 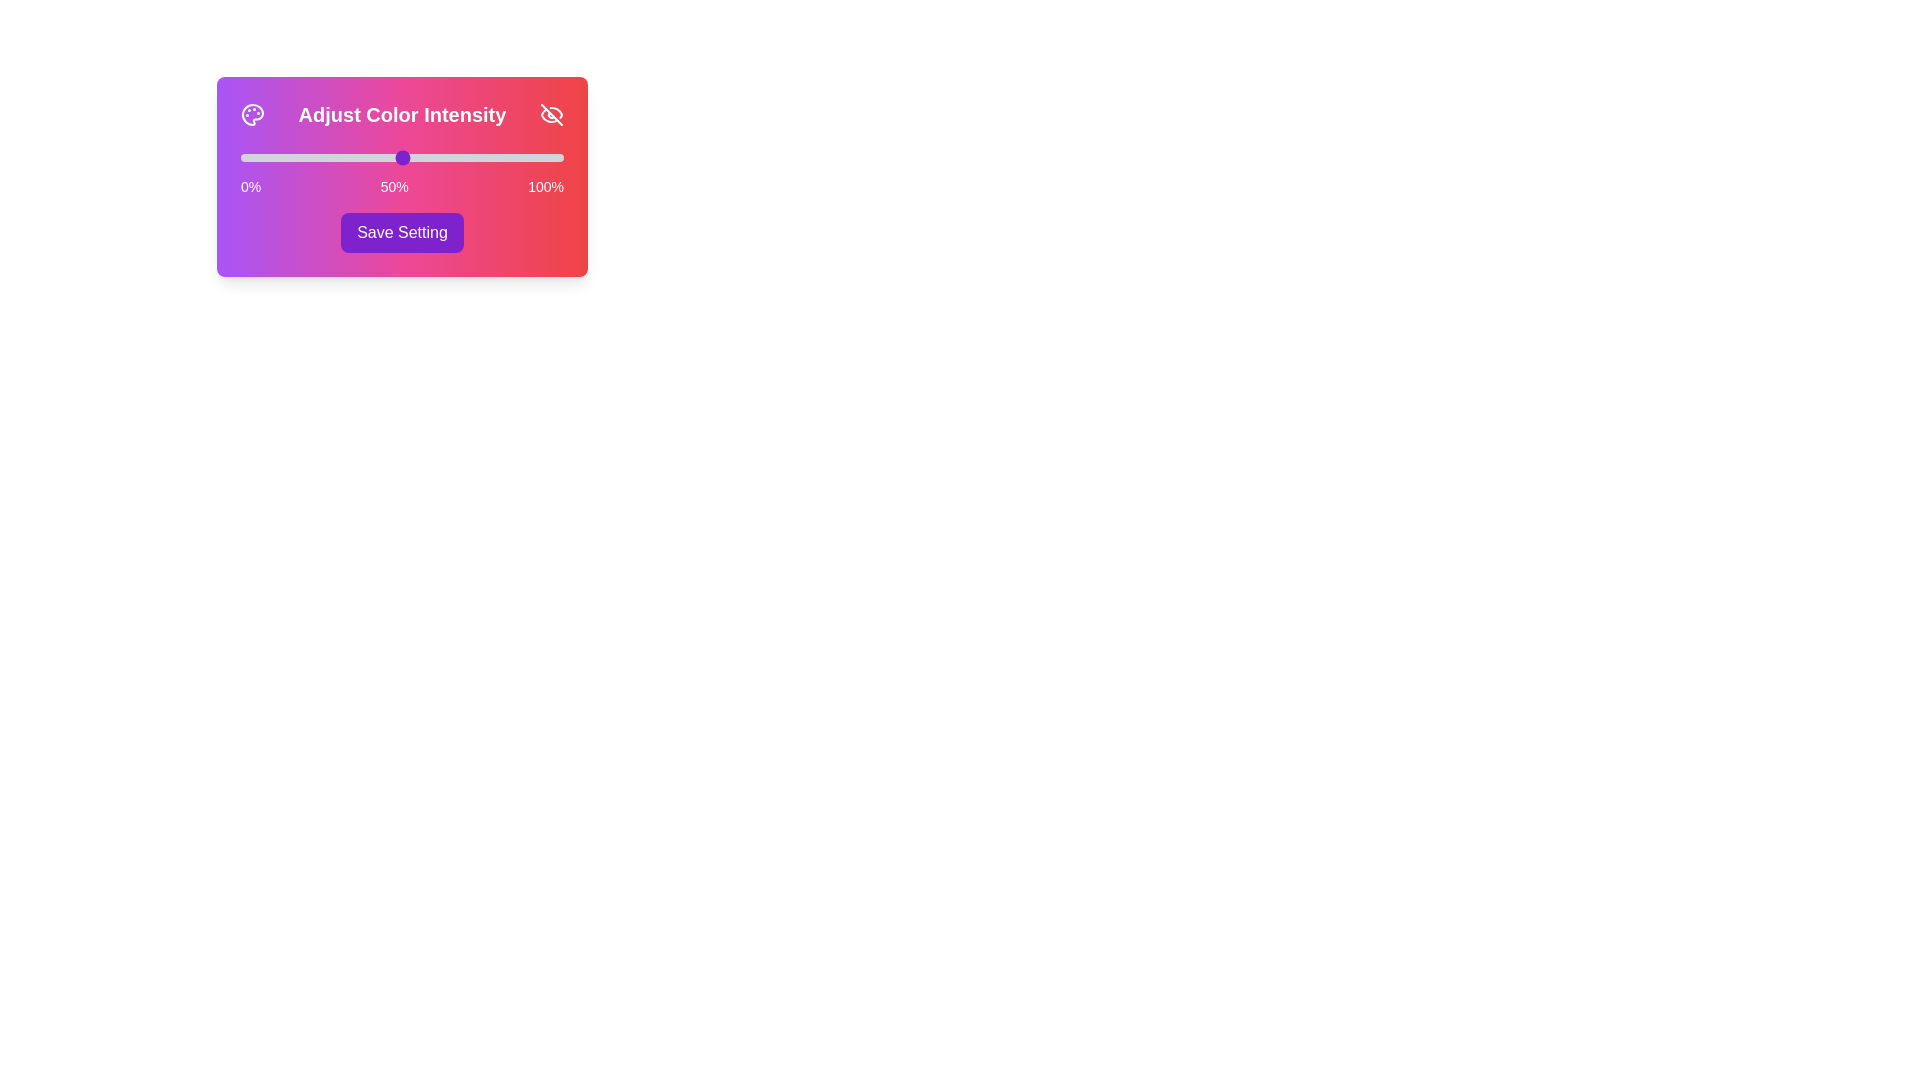 I want to click on the slider to set the color intensity to 58%, so click(x=427, y=157).